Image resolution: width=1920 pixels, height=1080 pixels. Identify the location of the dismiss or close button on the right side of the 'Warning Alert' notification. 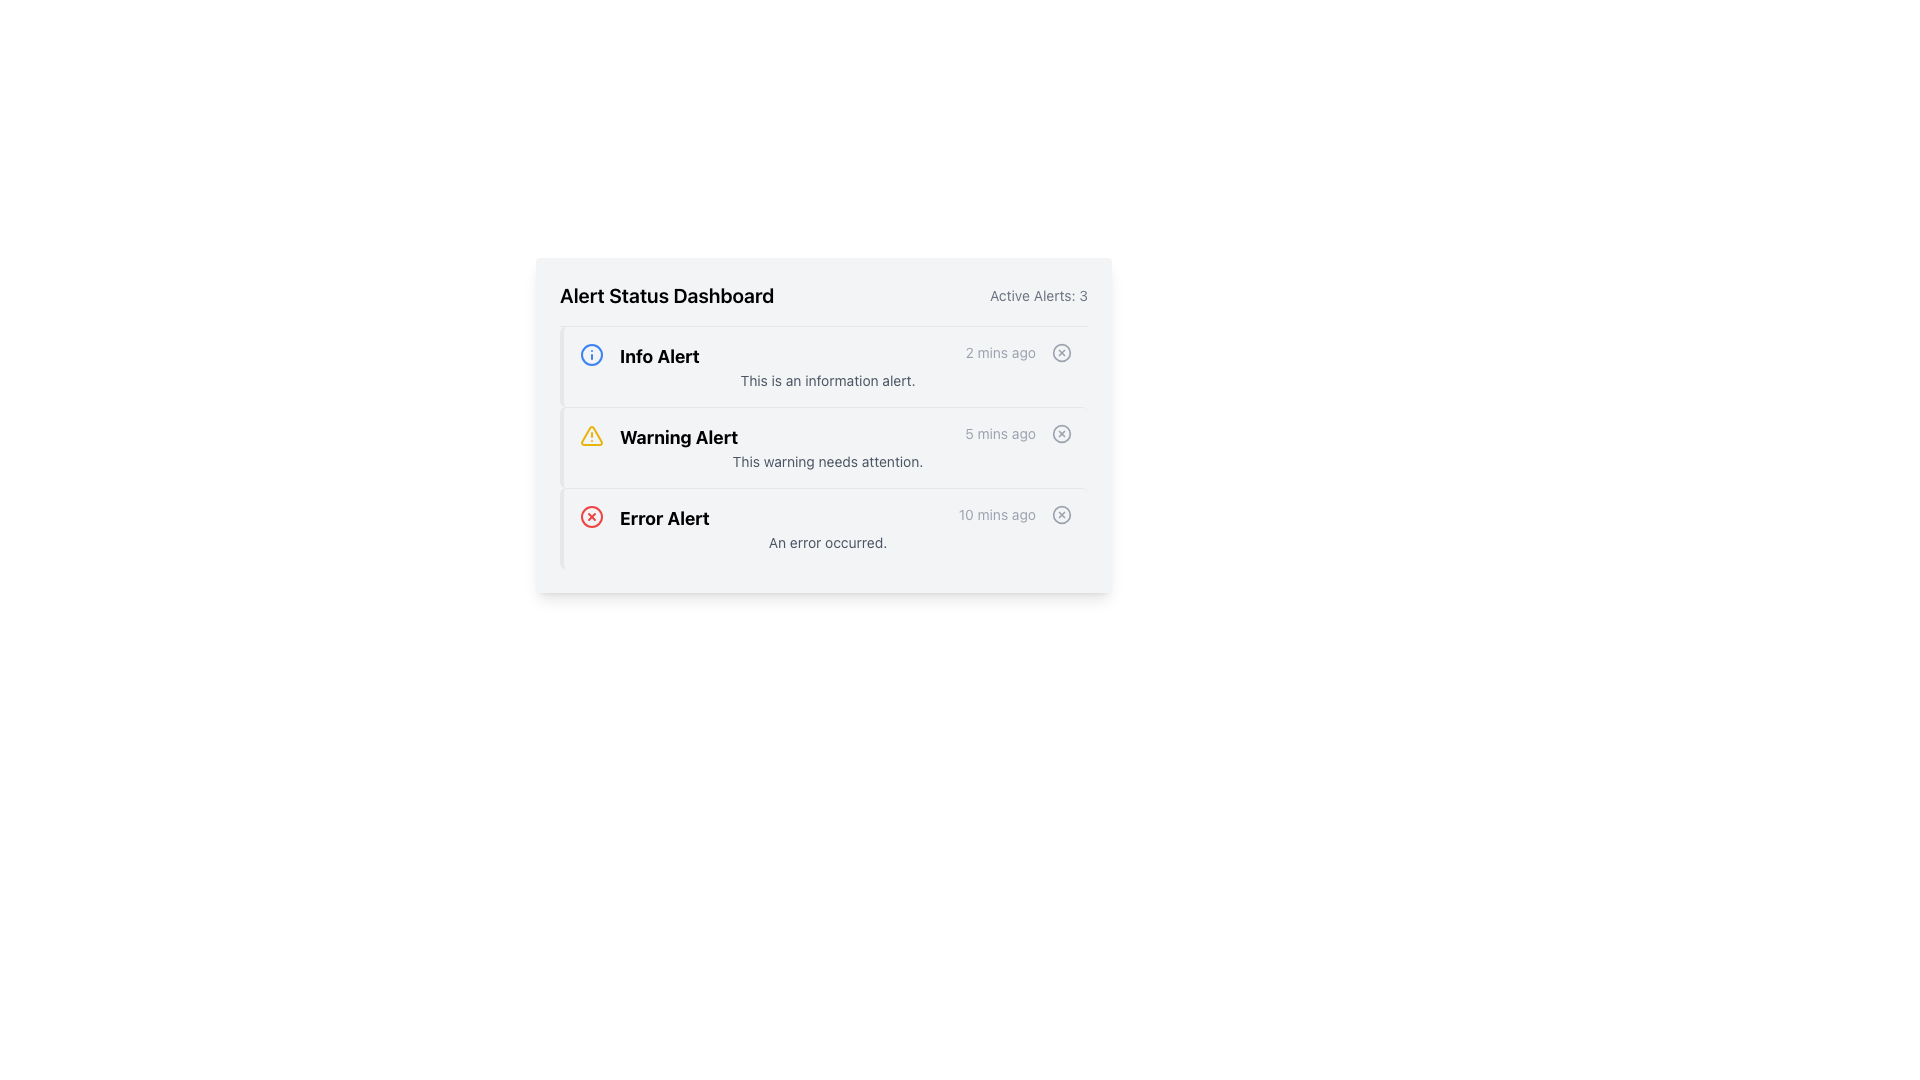
(1060, 433).